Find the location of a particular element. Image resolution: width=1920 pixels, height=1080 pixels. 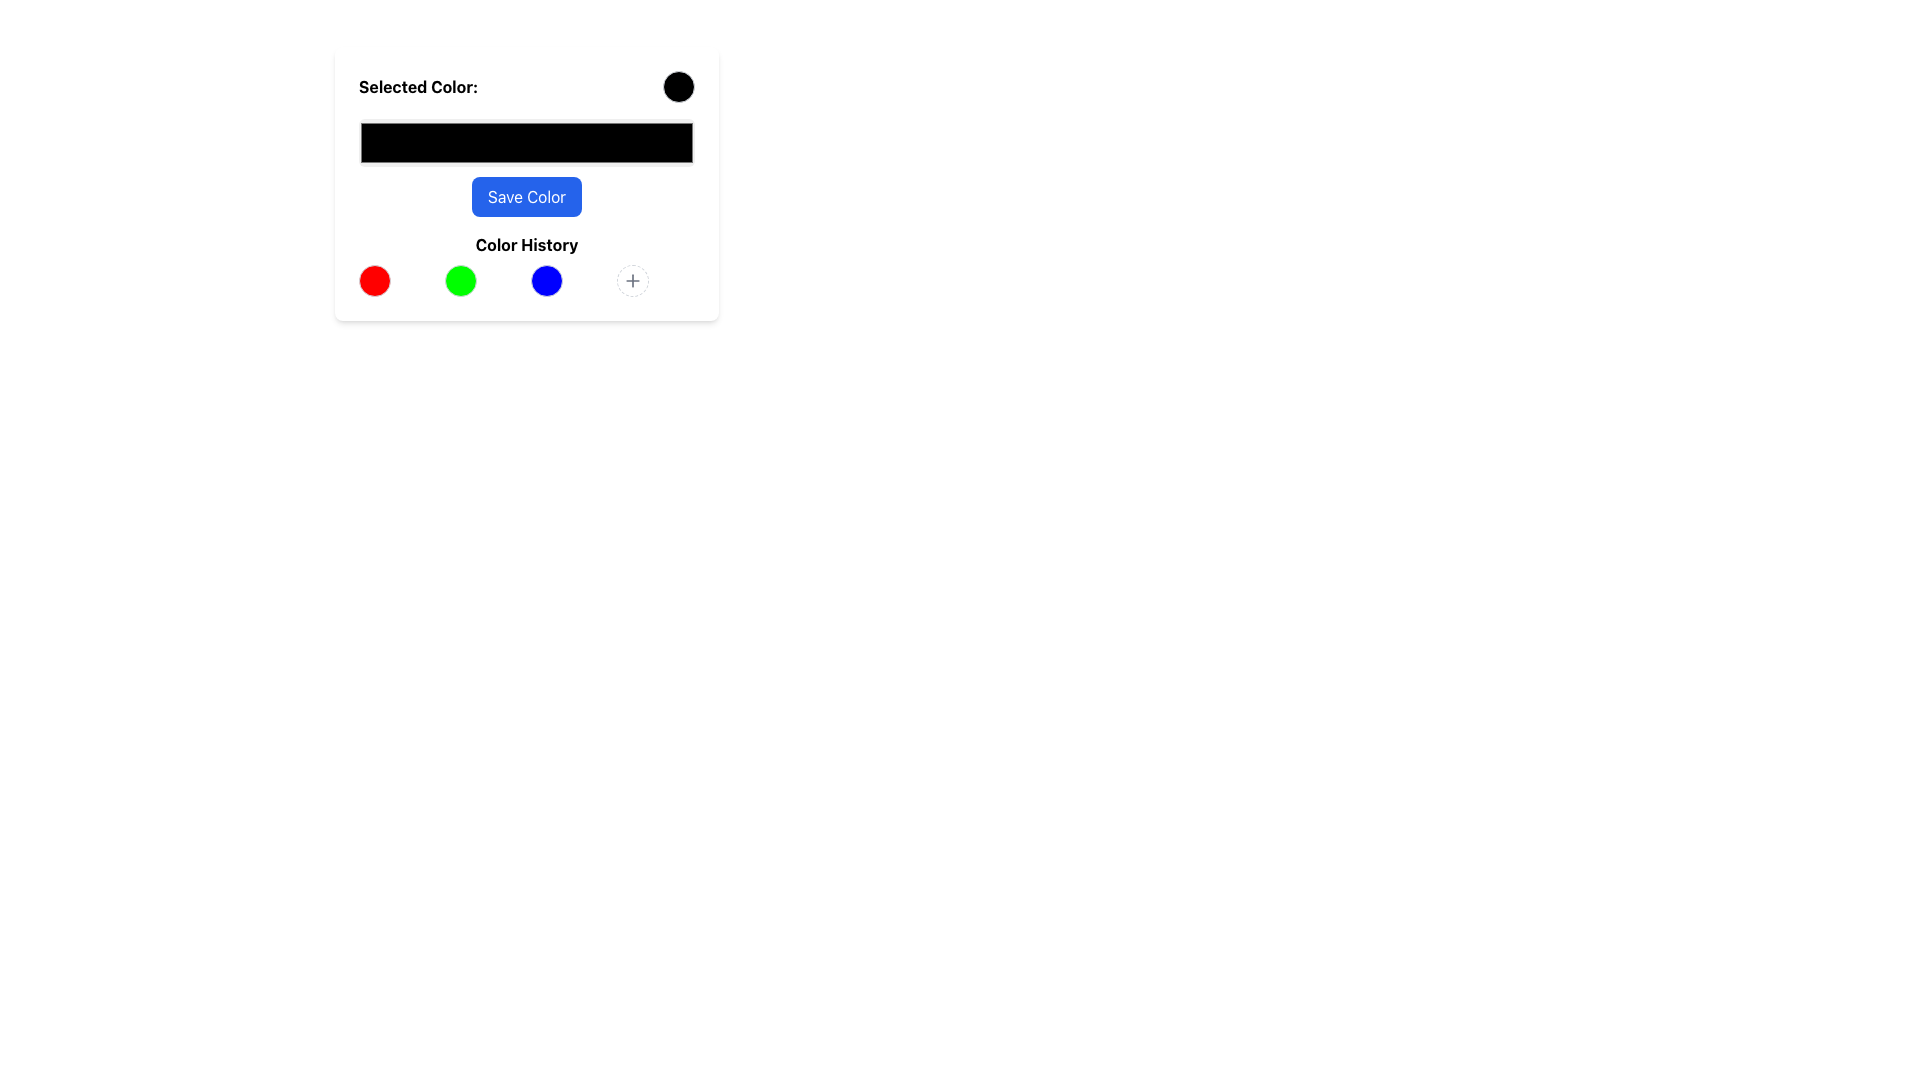

the static text label that serves as a heading for the color history options, located above the color selection circles is located at coordinates (527, 244).